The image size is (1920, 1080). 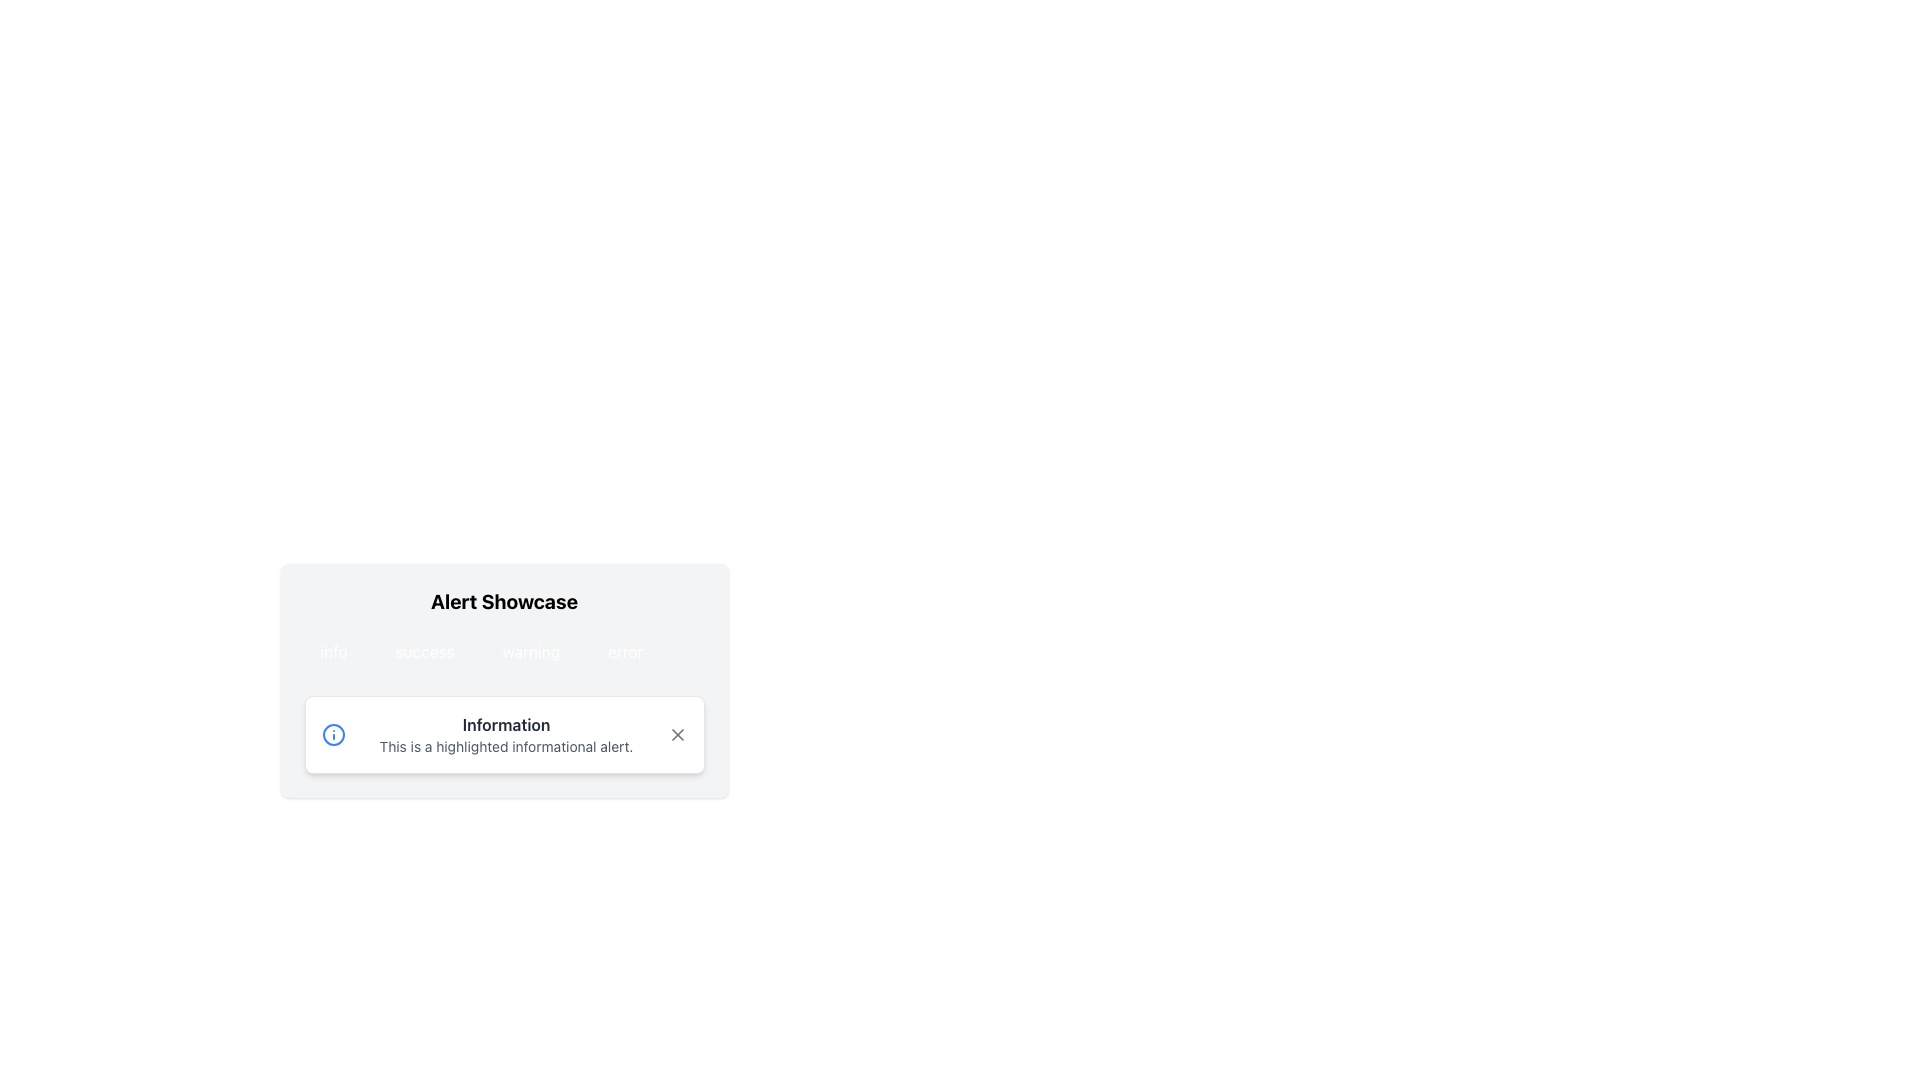 What do you see at coordinates (677, 735) in the screenshot?
I see `the dismiss button located at the far right of the alert box` at bounding box center [677, 735].